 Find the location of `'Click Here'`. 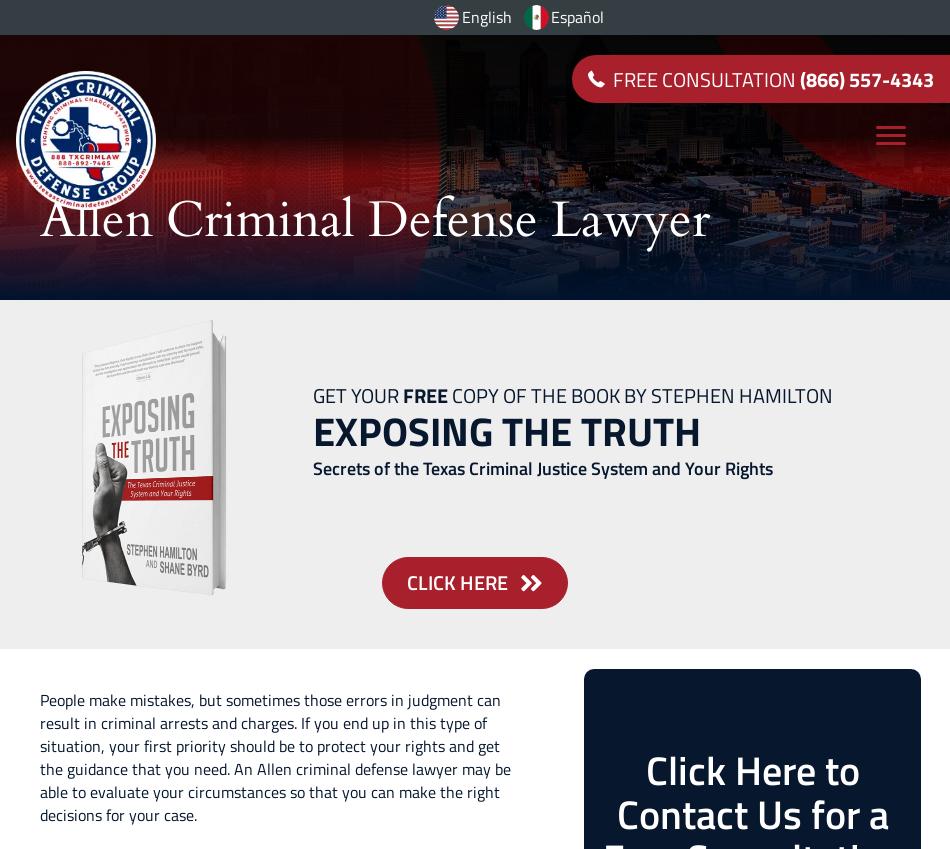

'Click Here' is located at coordinates (456, 580).